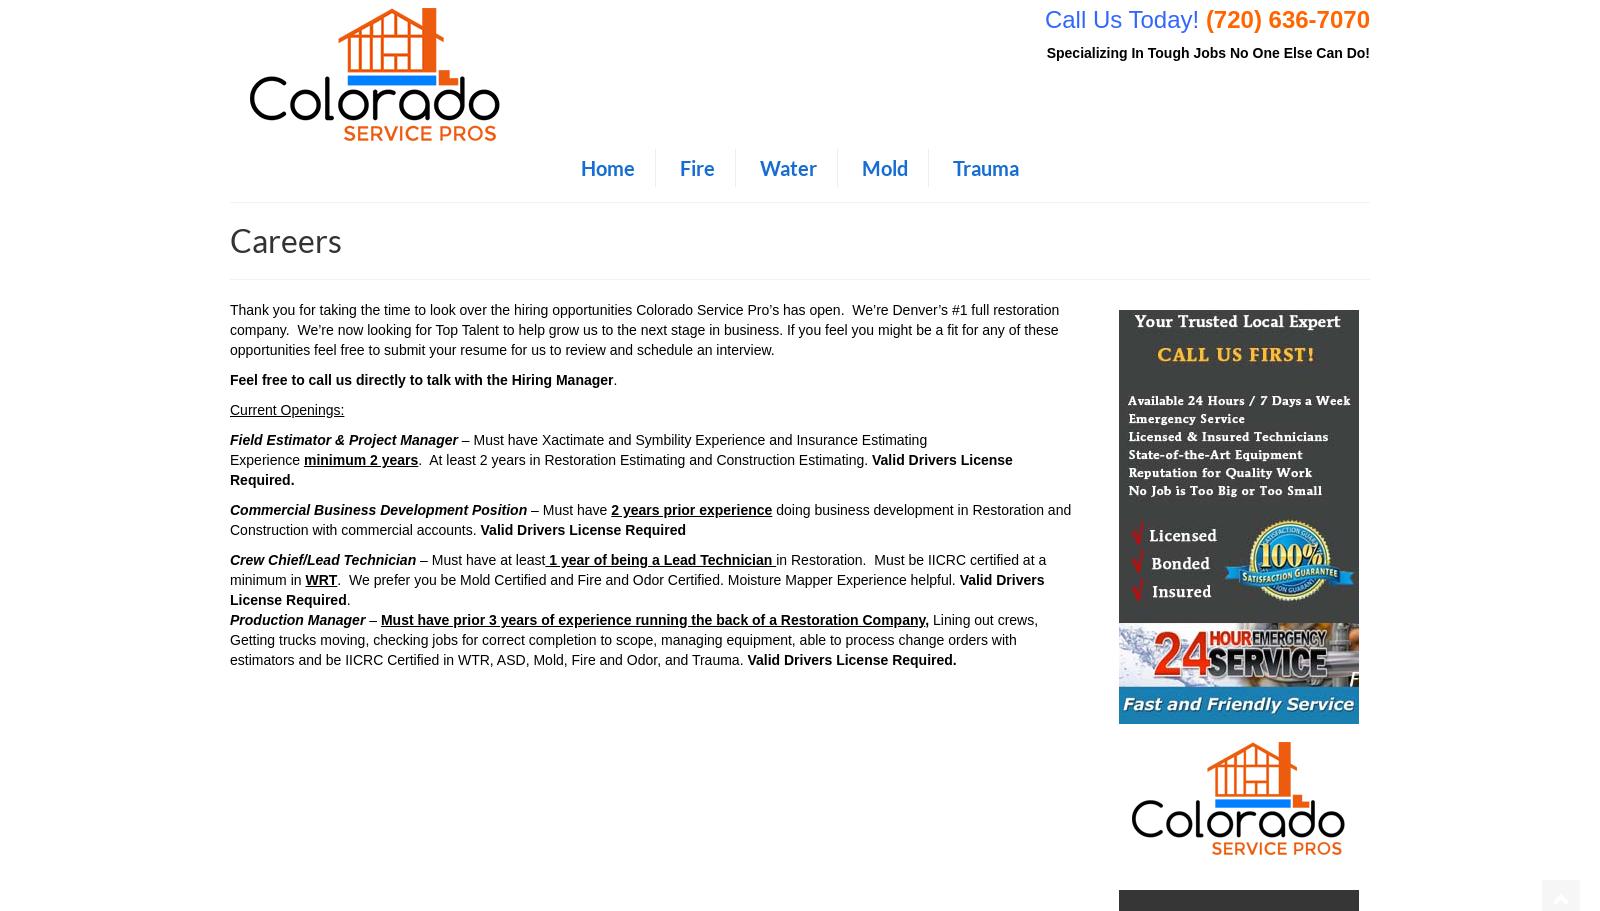 The image size is (1600, 911). Describe the element at coordinates (393, 458) in the screenshot. I see `'2 years'` at that location.